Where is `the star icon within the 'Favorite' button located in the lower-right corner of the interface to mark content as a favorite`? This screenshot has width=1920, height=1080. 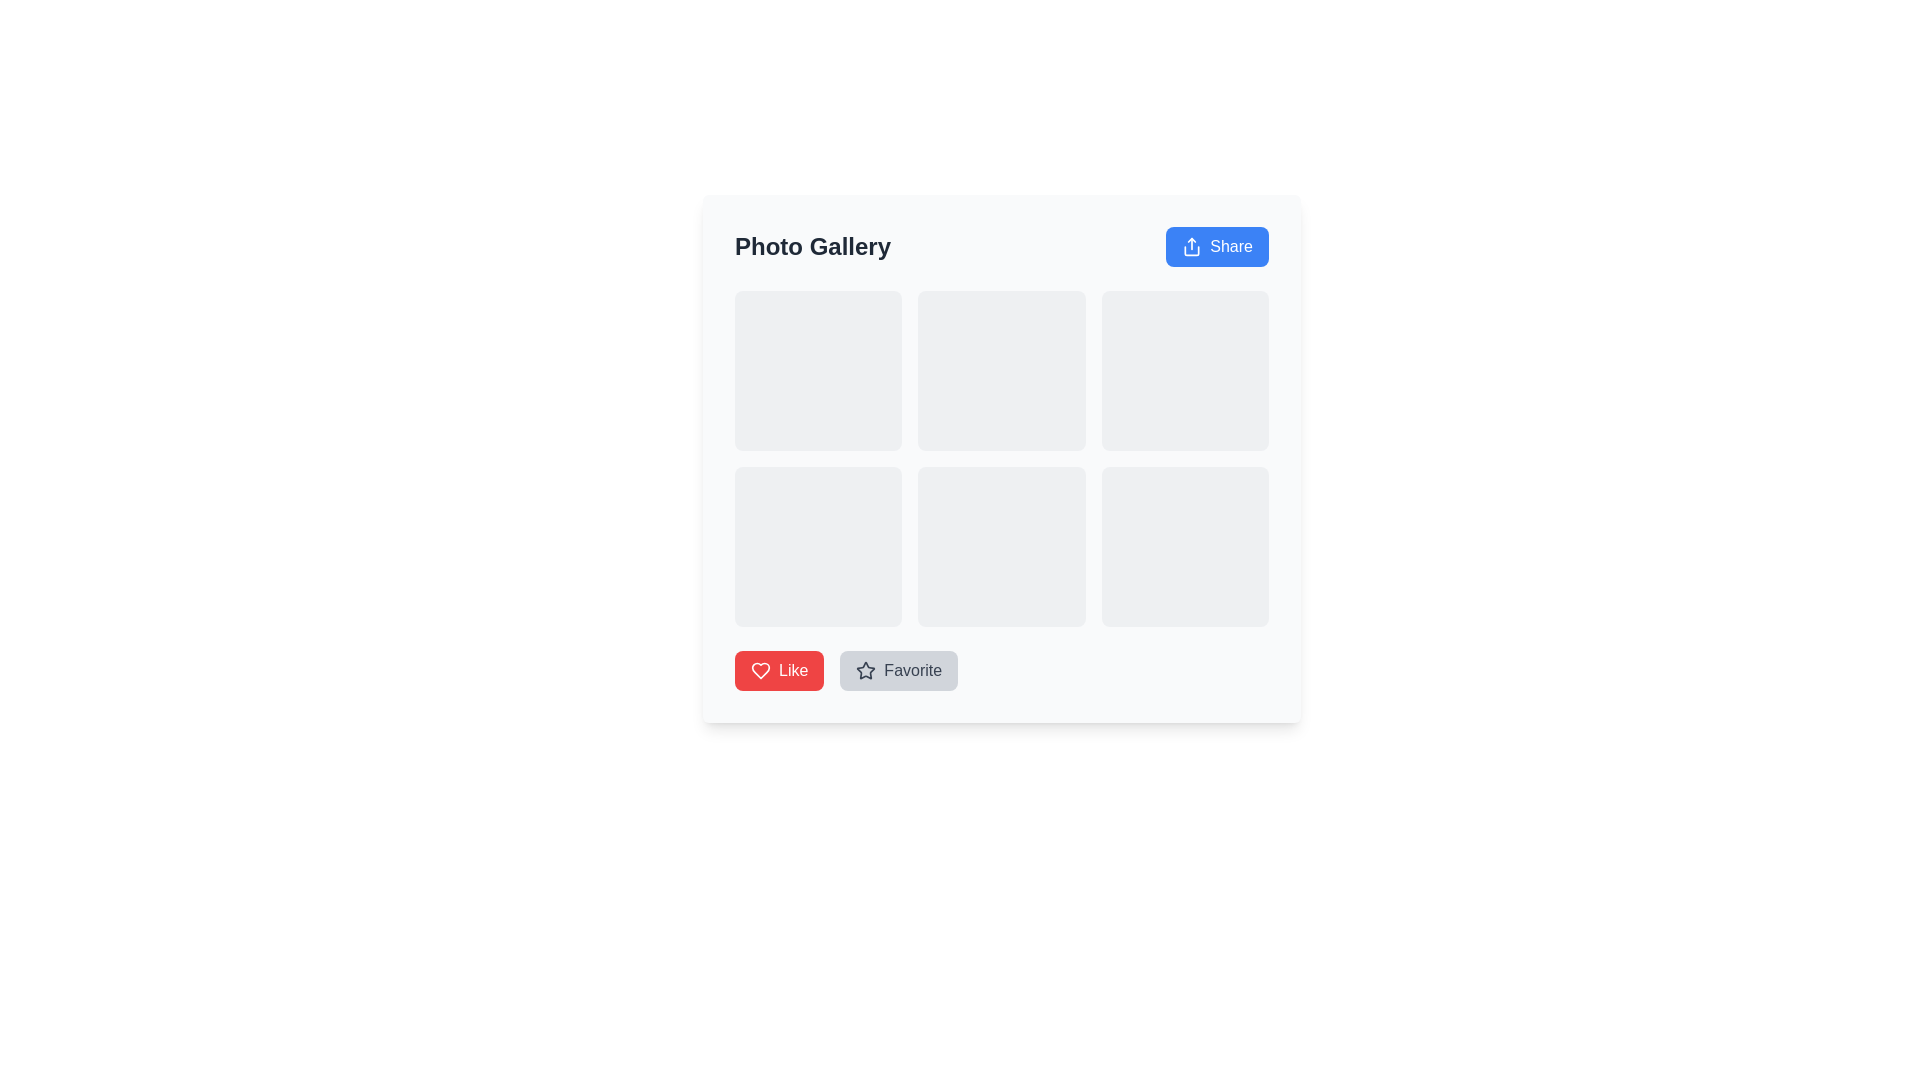 the star icon within the 'Favorite' button located in the lower-right corner of the interface to mark content as a favorite is located at coordinates (865, 671).